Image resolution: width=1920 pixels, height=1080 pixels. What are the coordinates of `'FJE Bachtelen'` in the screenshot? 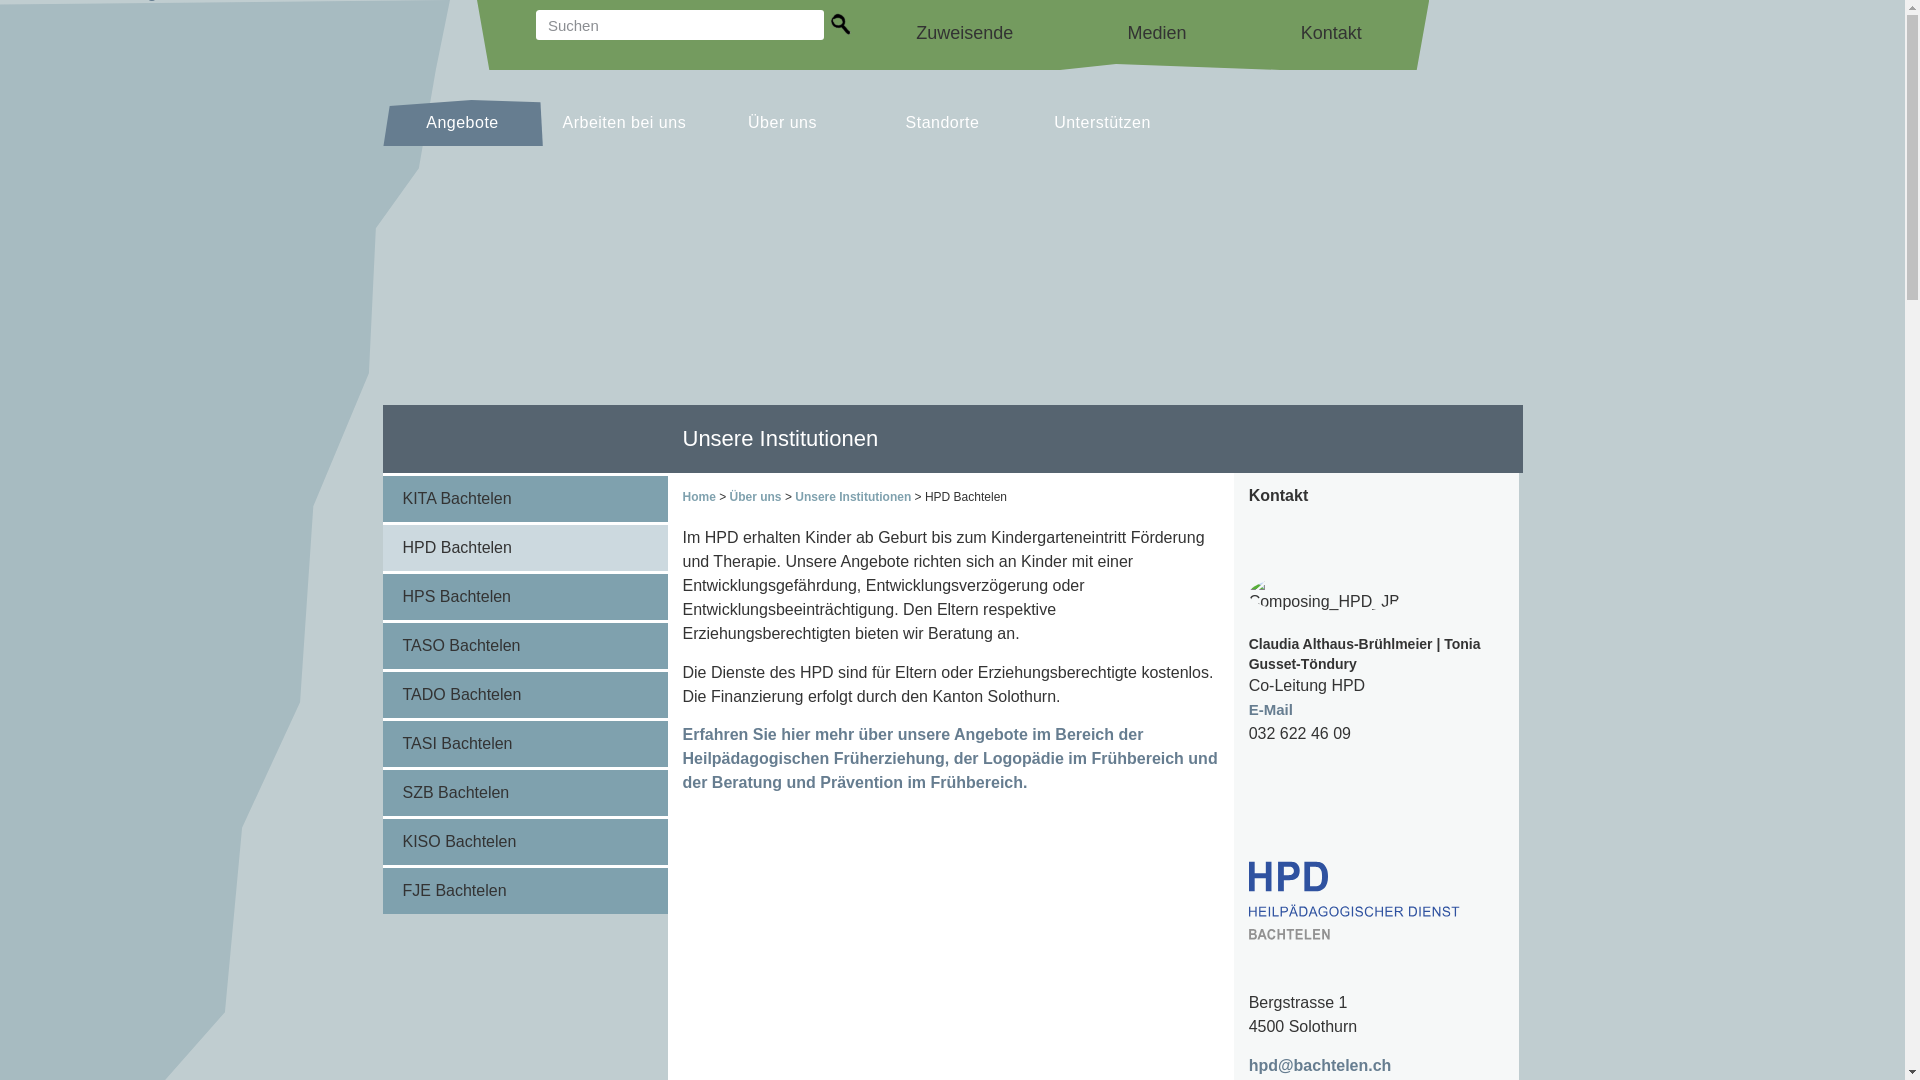 It's located at (524, 890).